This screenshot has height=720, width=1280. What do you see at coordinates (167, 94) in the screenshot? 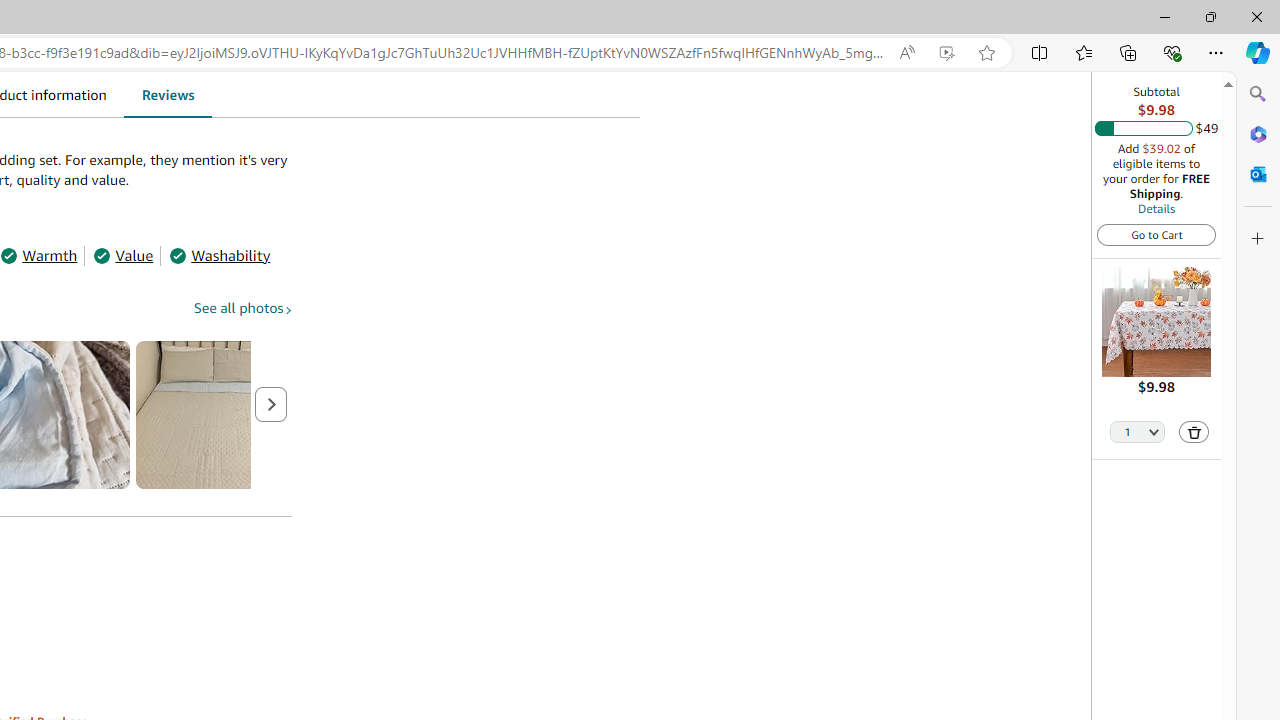
I see `'Reviews'` at bounding box center [167, 94].